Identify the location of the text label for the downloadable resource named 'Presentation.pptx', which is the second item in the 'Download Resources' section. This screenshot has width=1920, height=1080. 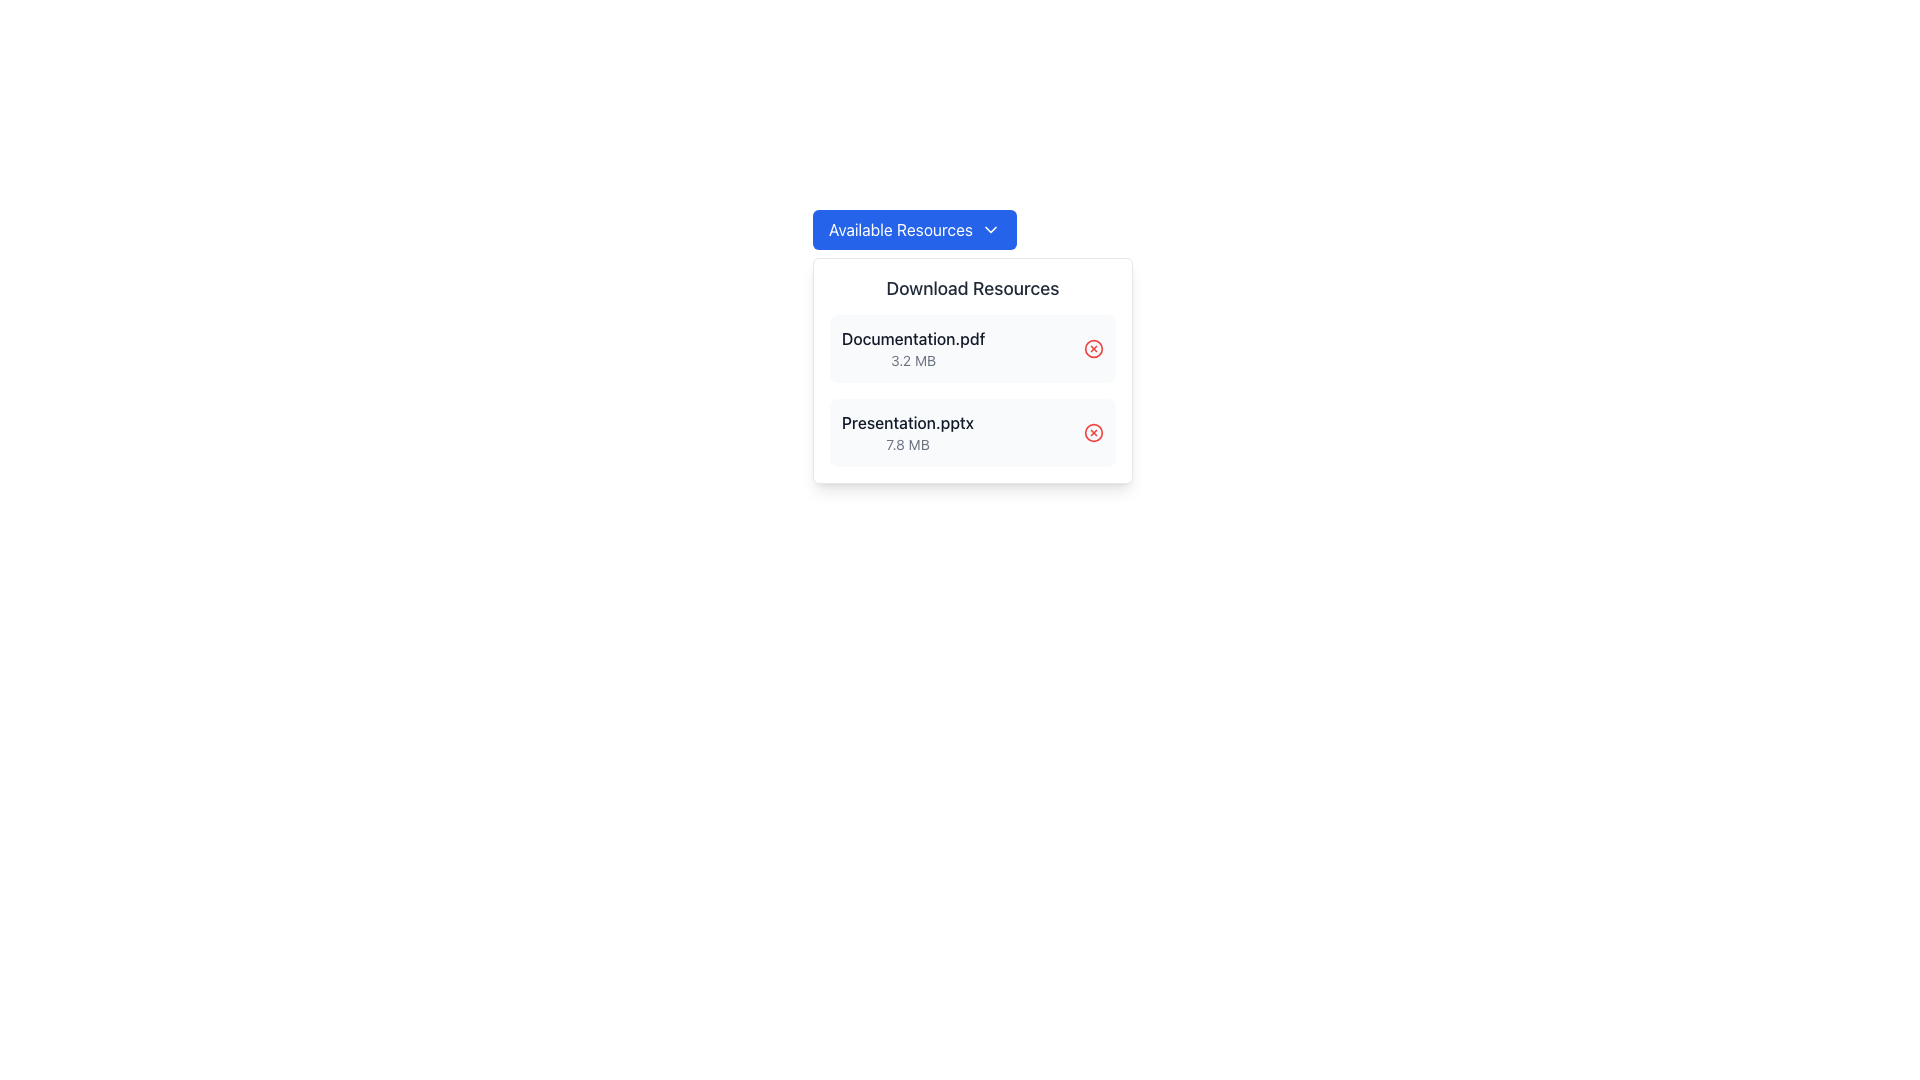
(906, 422).